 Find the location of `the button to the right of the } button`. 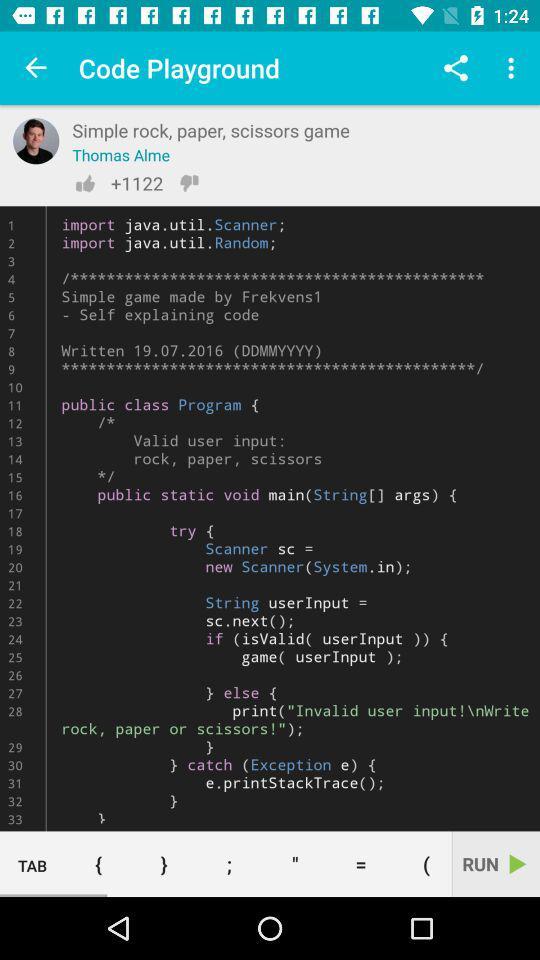

the button to the right of the } button is located at coordinates (228, 863).